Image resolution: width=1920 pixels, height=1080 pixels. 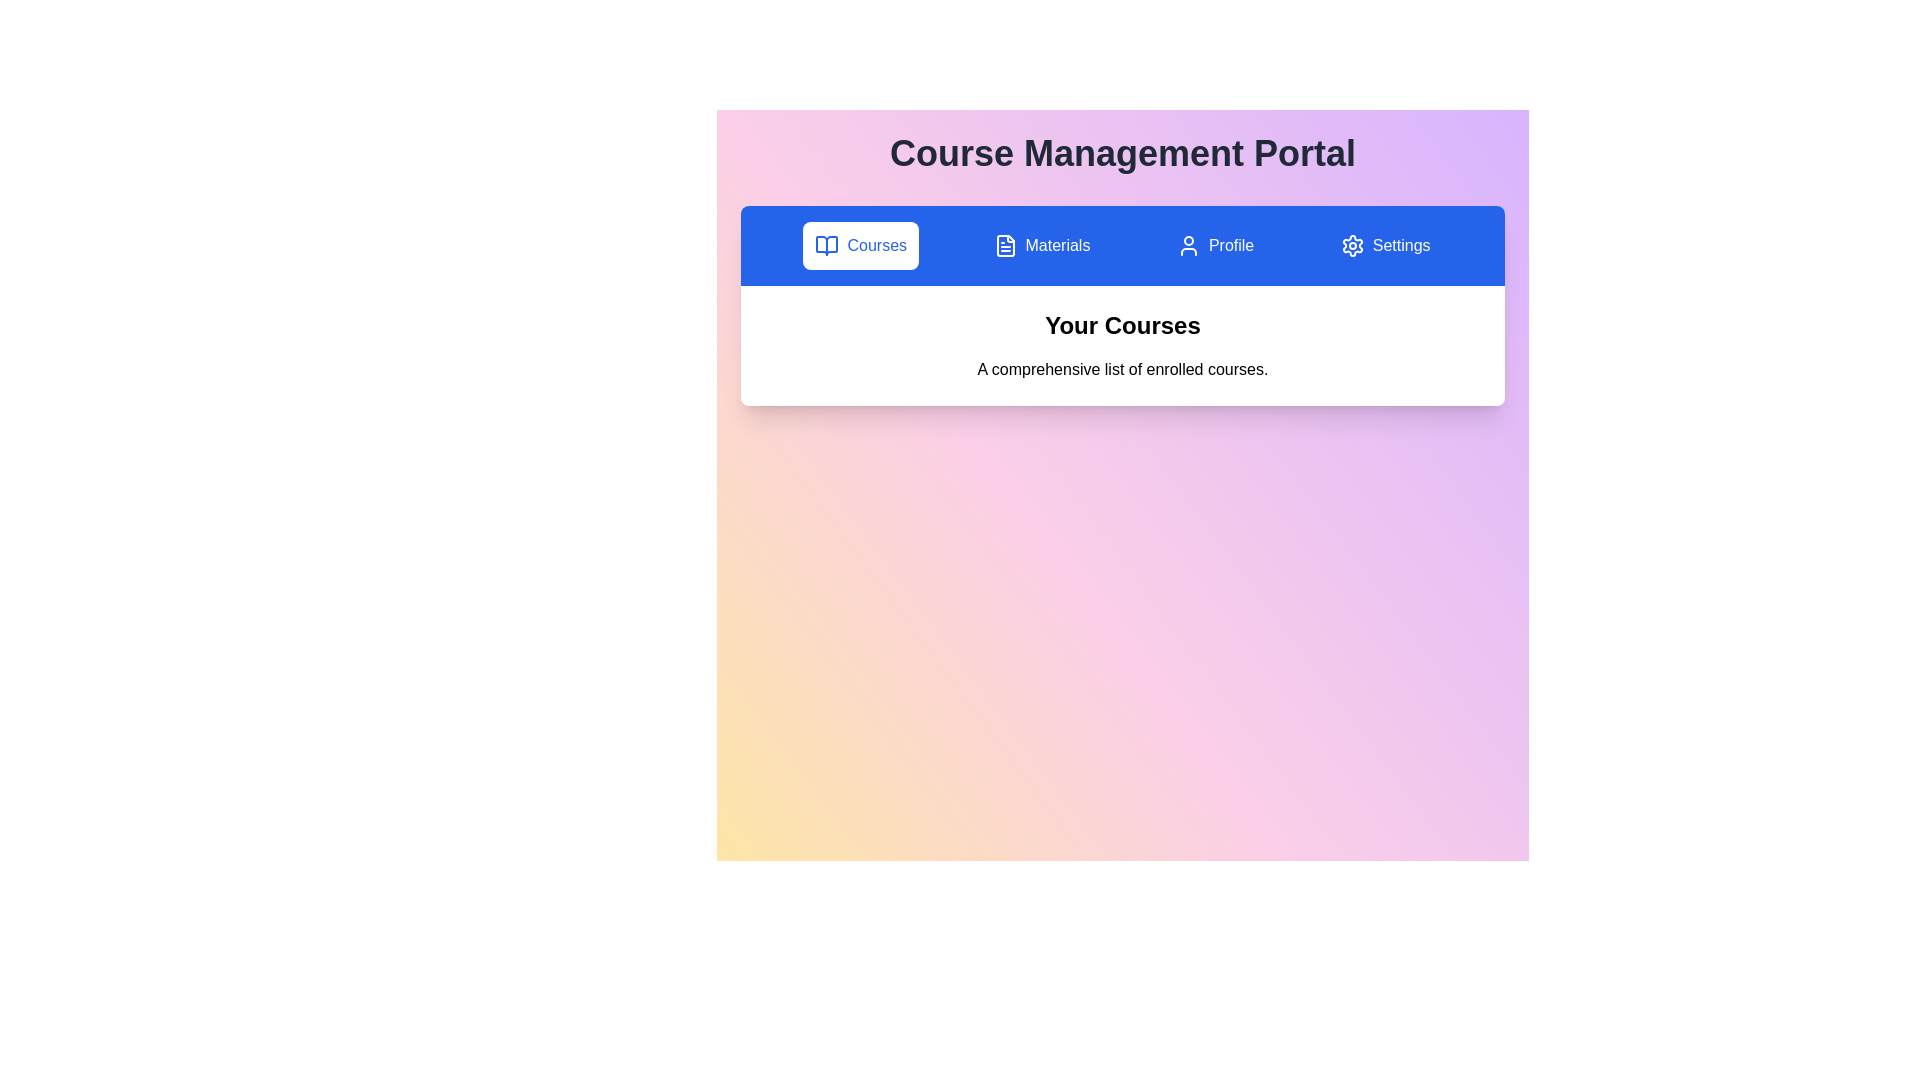 I want to click on the 'Settings' button with a gear icon, which is the fourth button in the horizontal navigation bar at the top of the interface, so click(x=1384, y=245).